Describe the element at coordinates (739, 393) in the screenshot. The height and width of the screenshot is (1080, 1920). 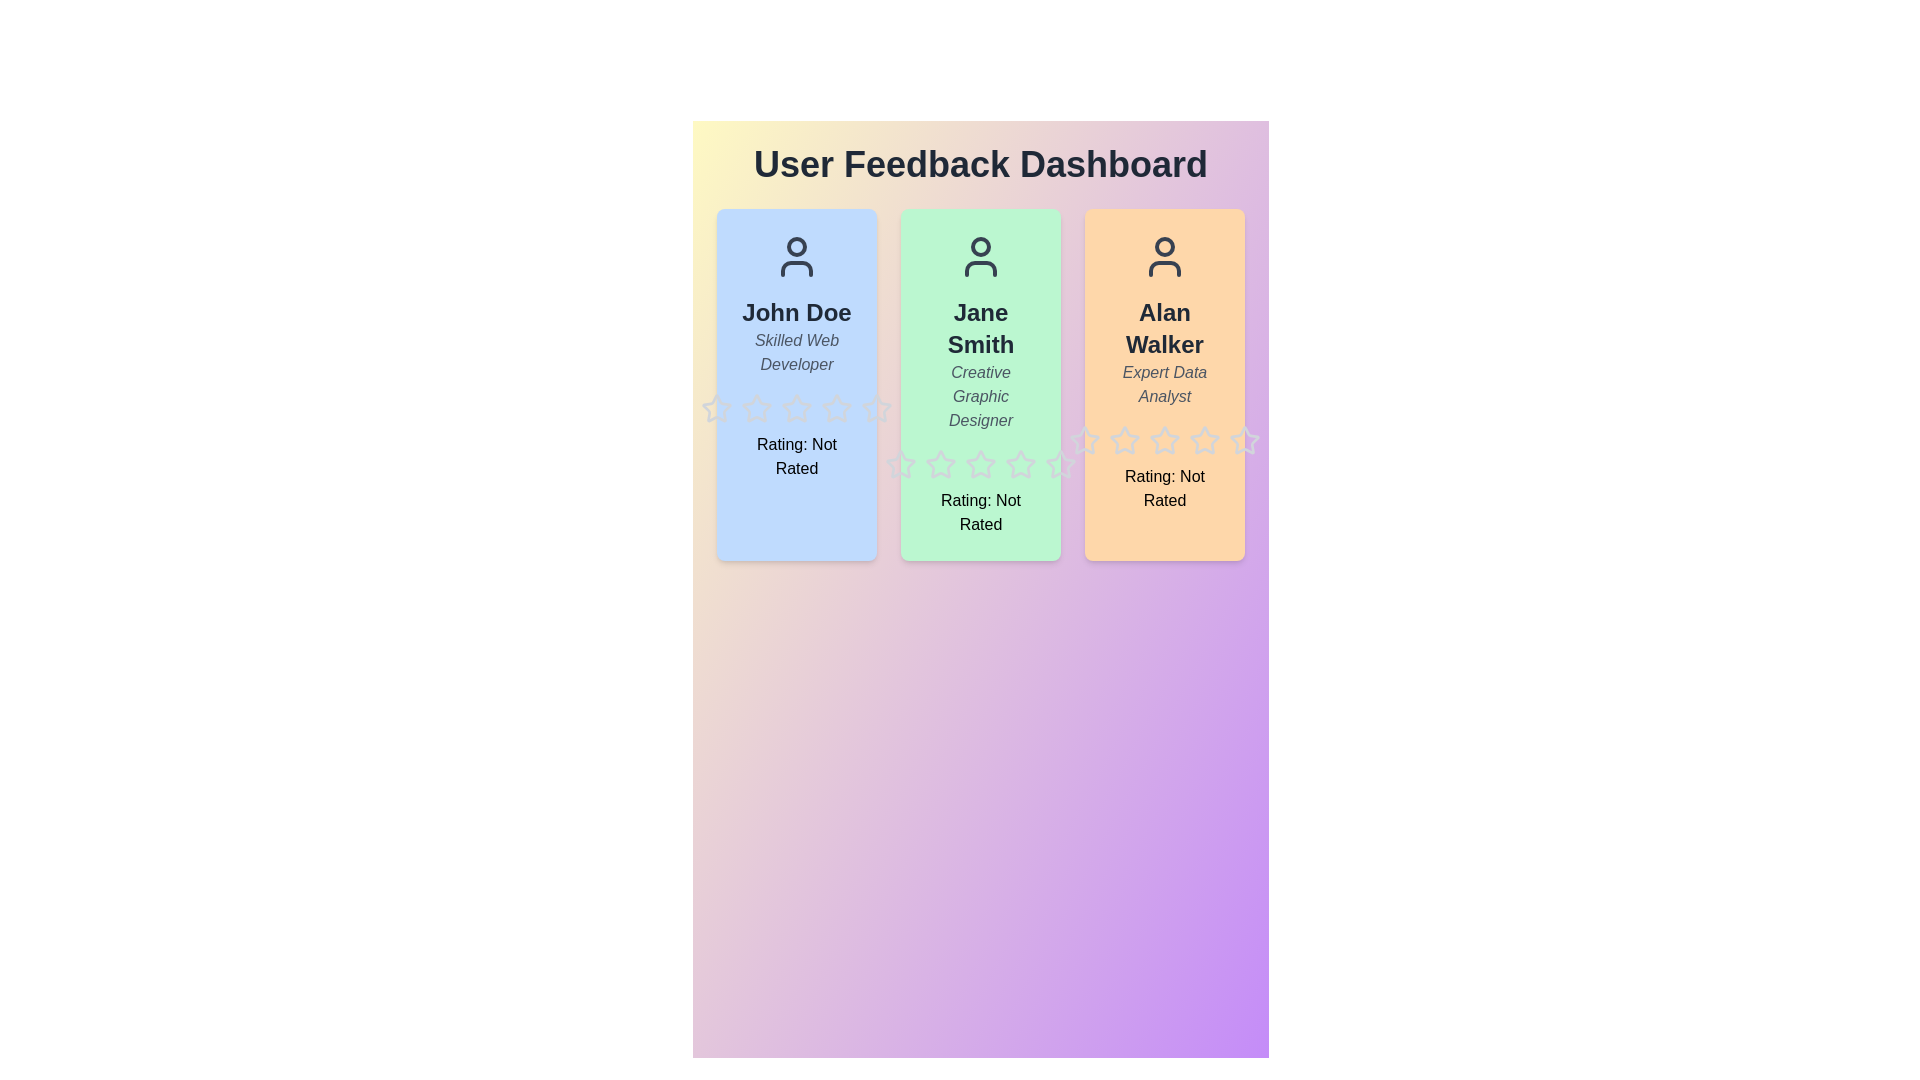
I see `the star icon corresponding to 2 for user John Doe` at that location.